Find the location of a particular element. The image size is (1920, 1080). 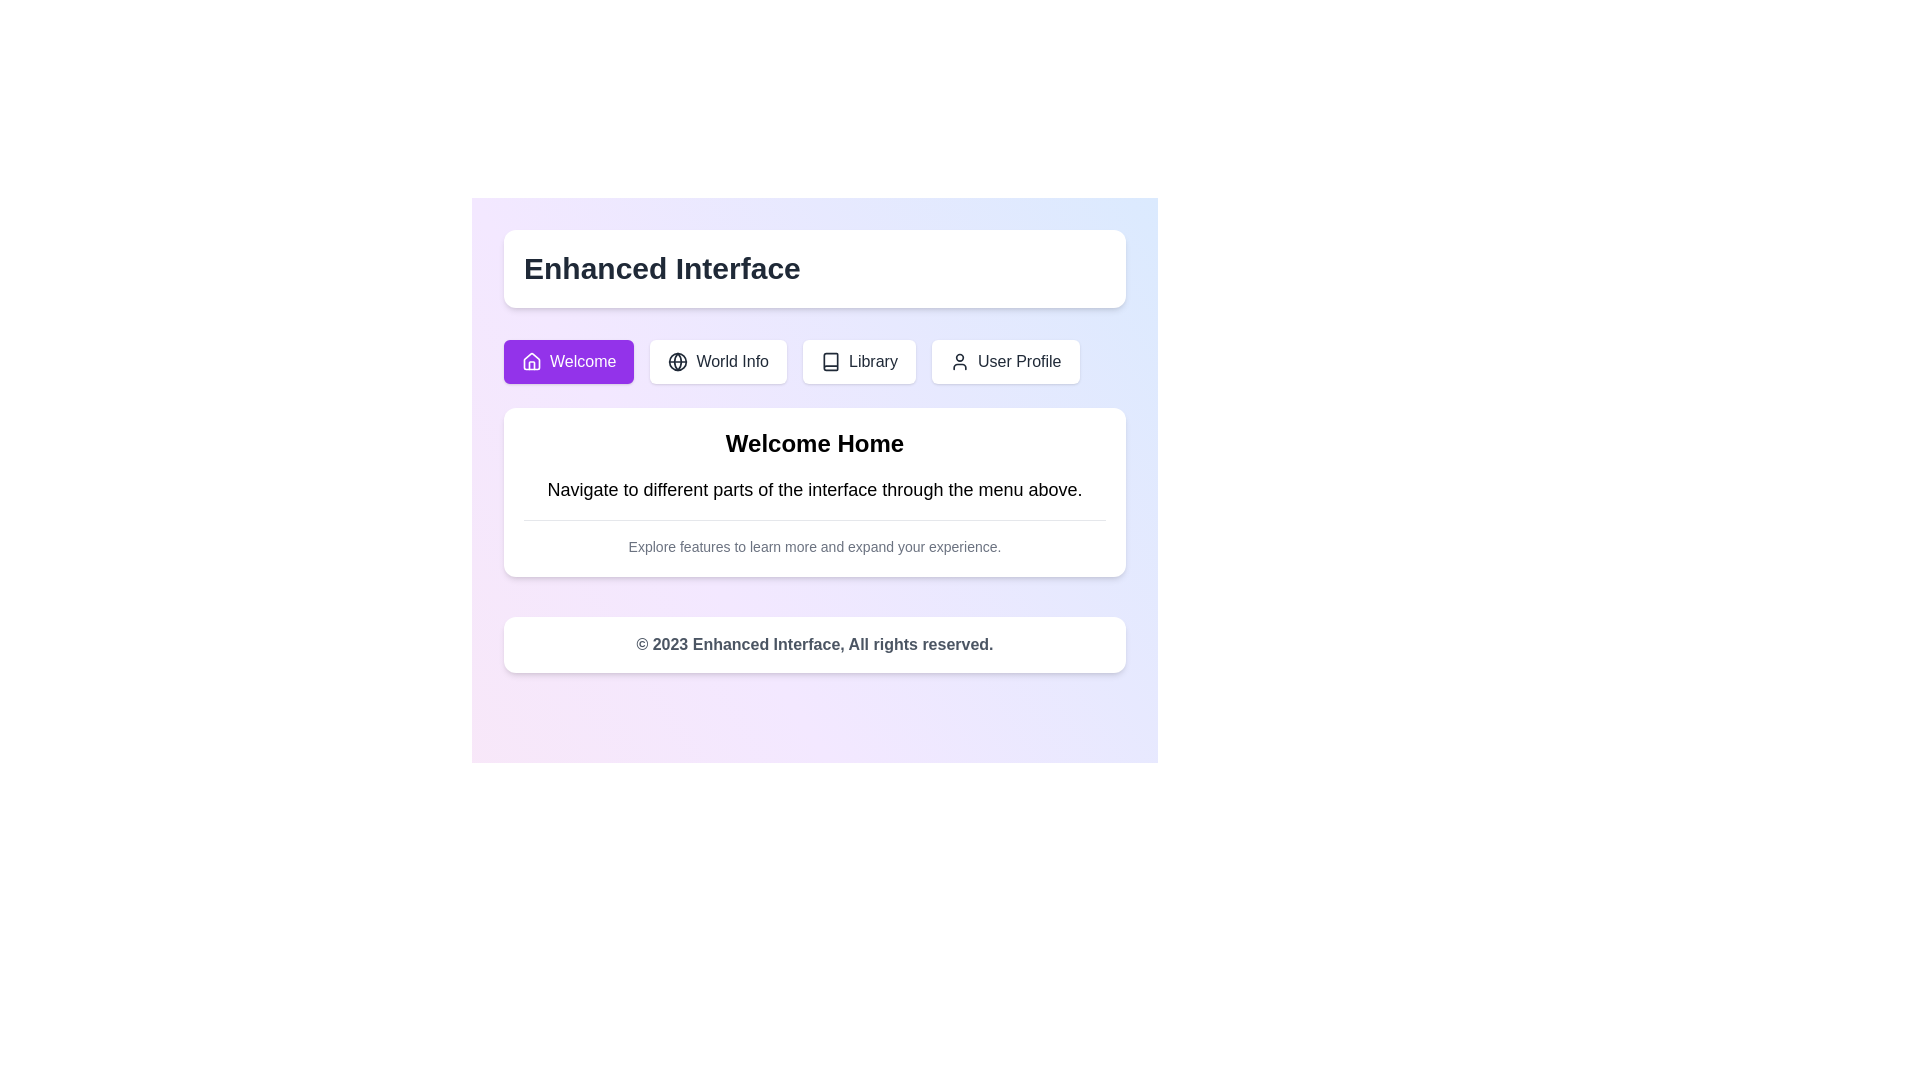

the copyright notice text label styled in gray with bold font, located in the footer section of the interface is located at coordinates (815, 644).